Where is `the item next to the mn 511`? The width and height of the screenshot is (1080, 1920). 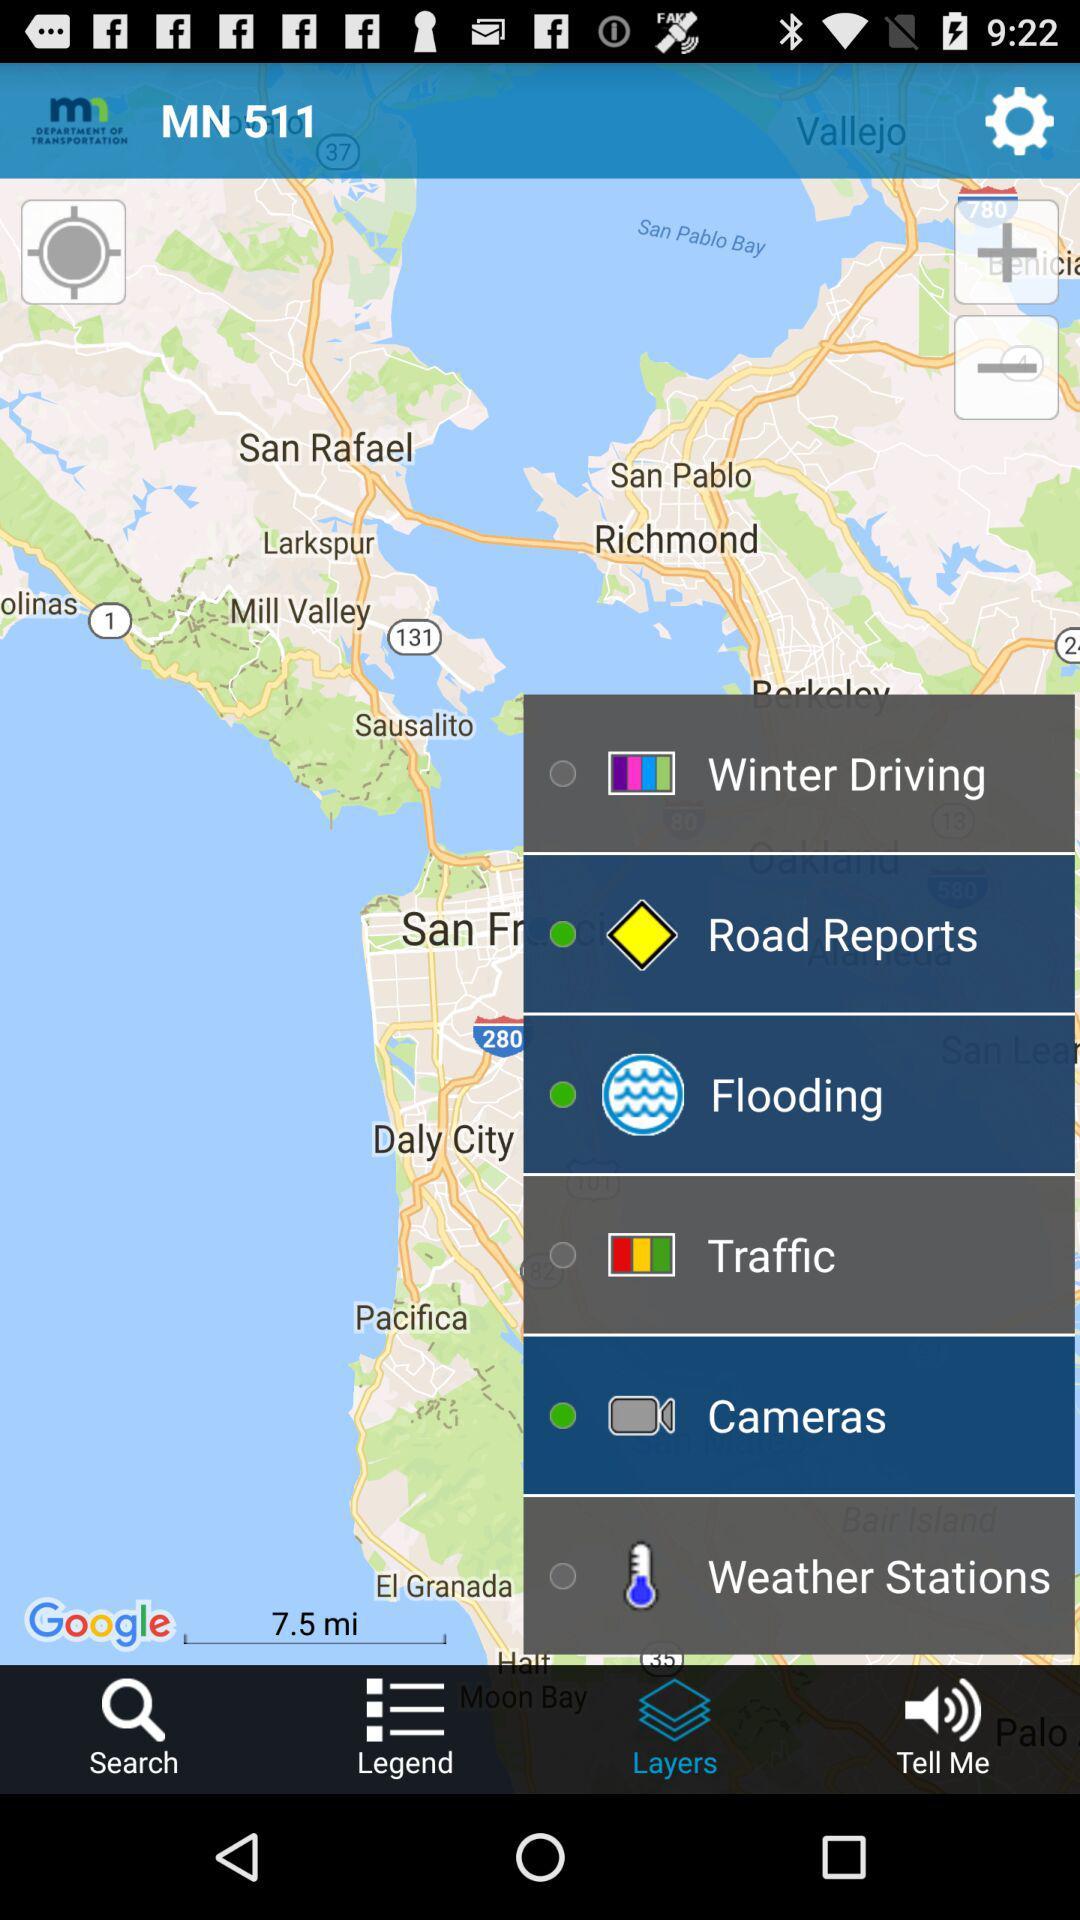 the item next to the mn 511 is located at coordinates (1019, 119).